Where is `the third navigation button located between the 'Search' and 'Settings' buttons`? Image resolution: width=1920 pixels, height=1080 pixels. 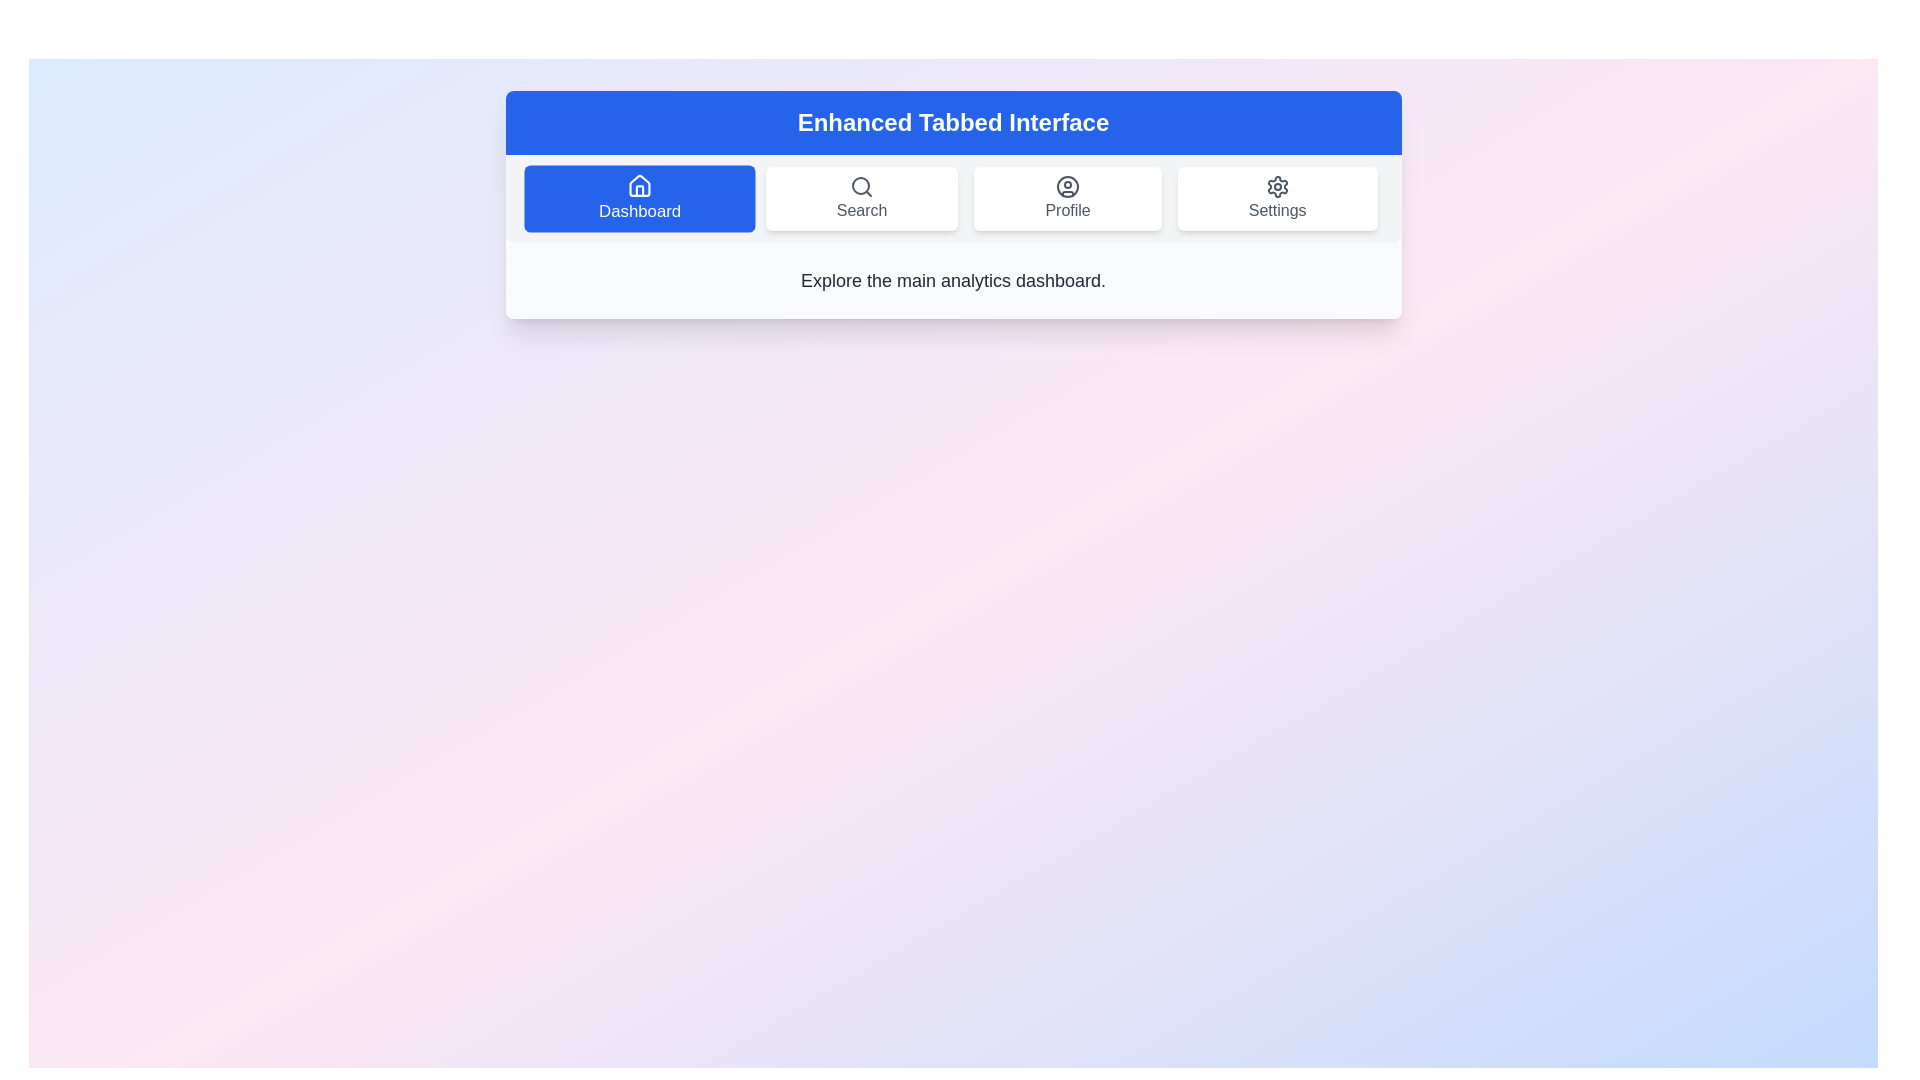 the third navigation button located between the 'Search' and 'Settings' buttons is located at coordinates (1067, 199).